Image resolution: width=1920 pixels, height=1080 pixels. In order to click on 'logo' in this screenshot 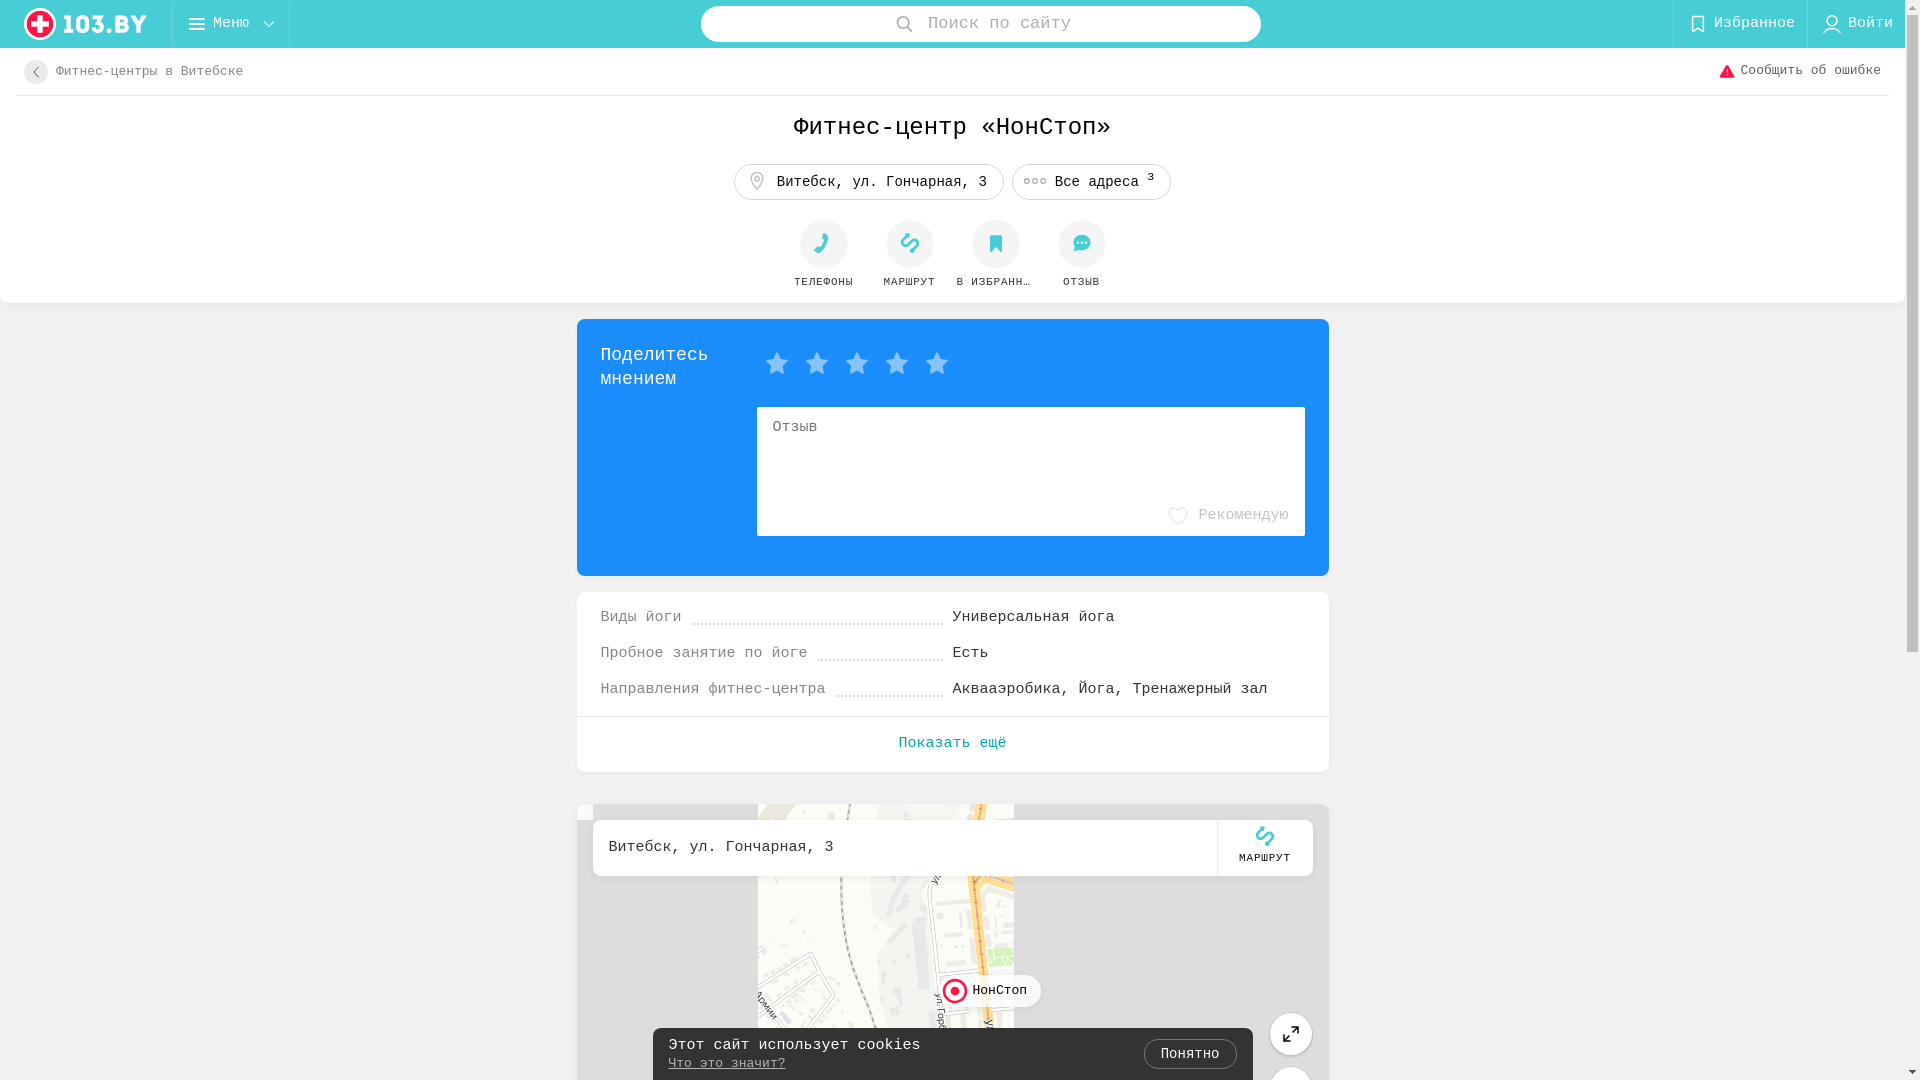, I will do `click(24, 23)`.